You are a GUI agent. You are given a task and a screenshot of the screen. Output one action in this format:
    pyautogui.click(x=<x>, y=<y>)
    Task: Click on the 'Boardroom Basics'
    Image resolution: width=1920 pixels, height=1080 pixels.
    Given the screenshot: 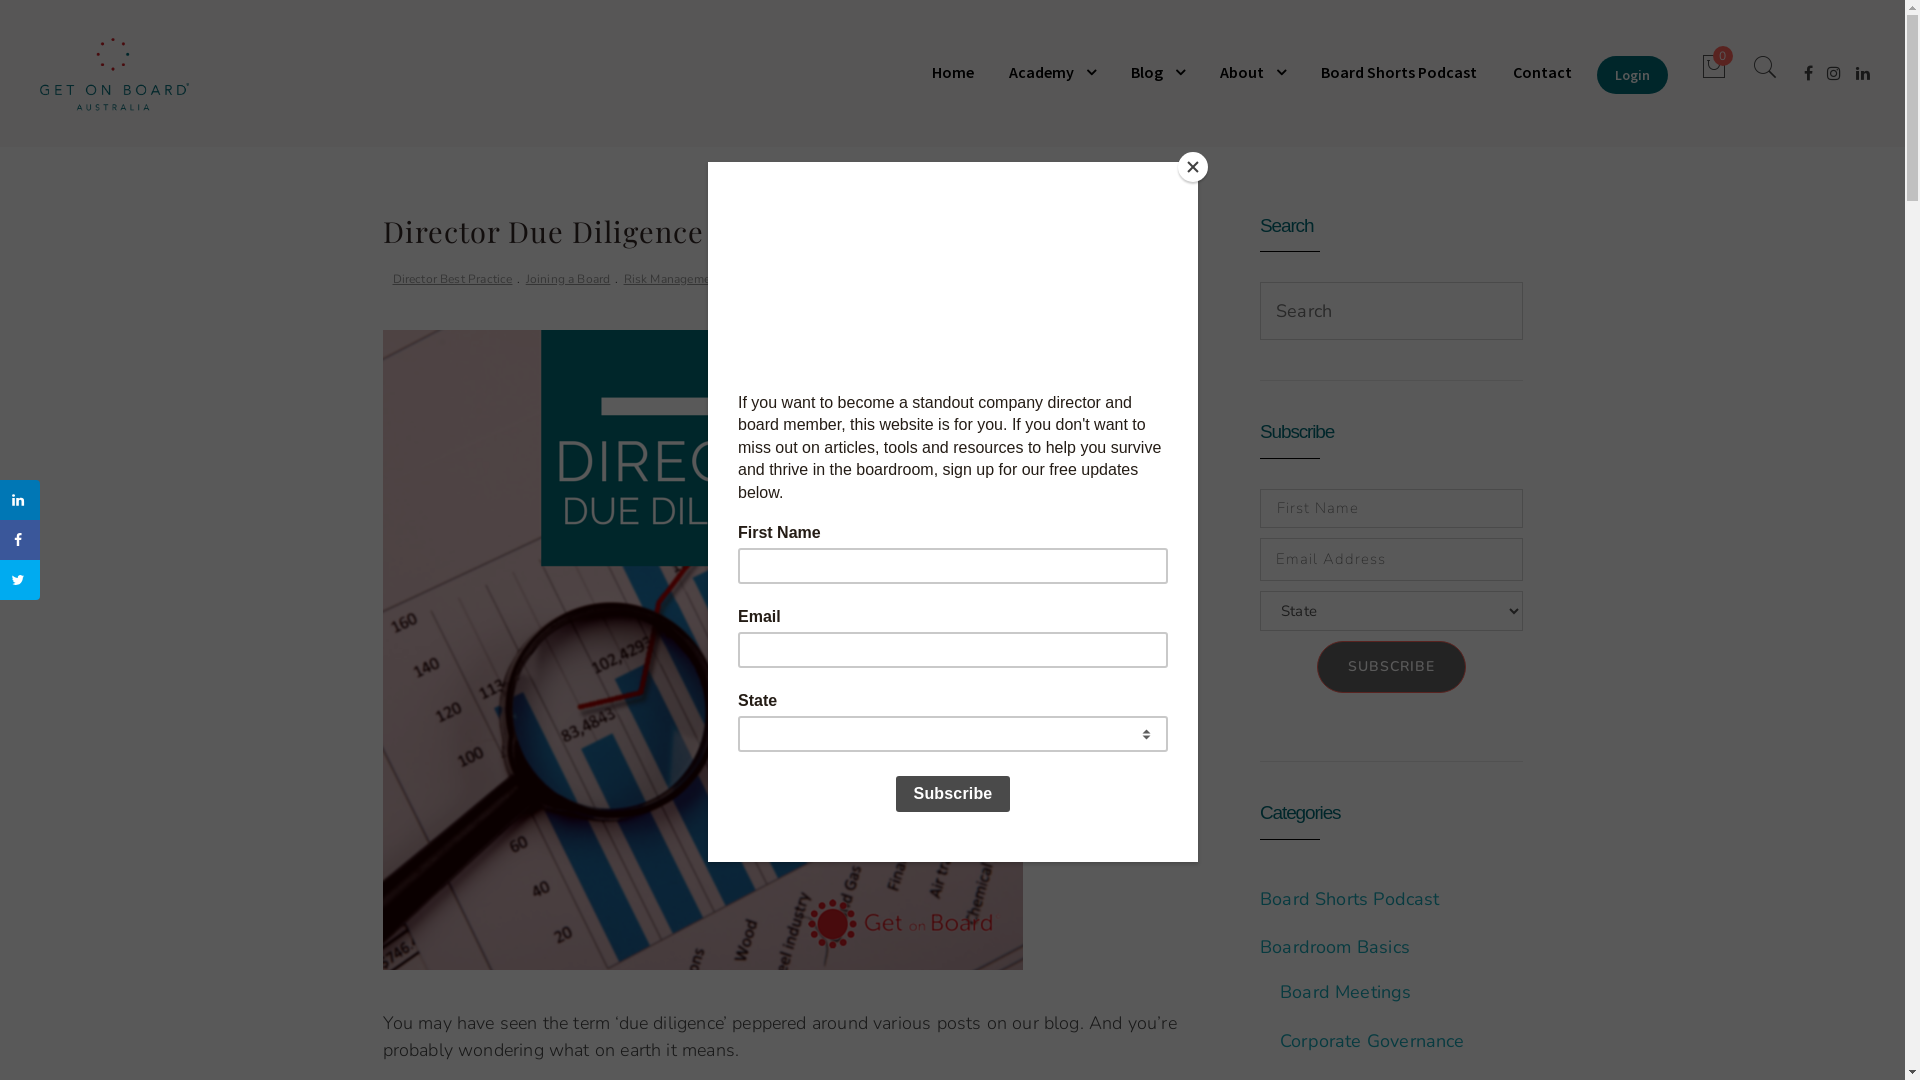 What is the action you would take?
    pyautogui.click(x=1334, y=946)
    